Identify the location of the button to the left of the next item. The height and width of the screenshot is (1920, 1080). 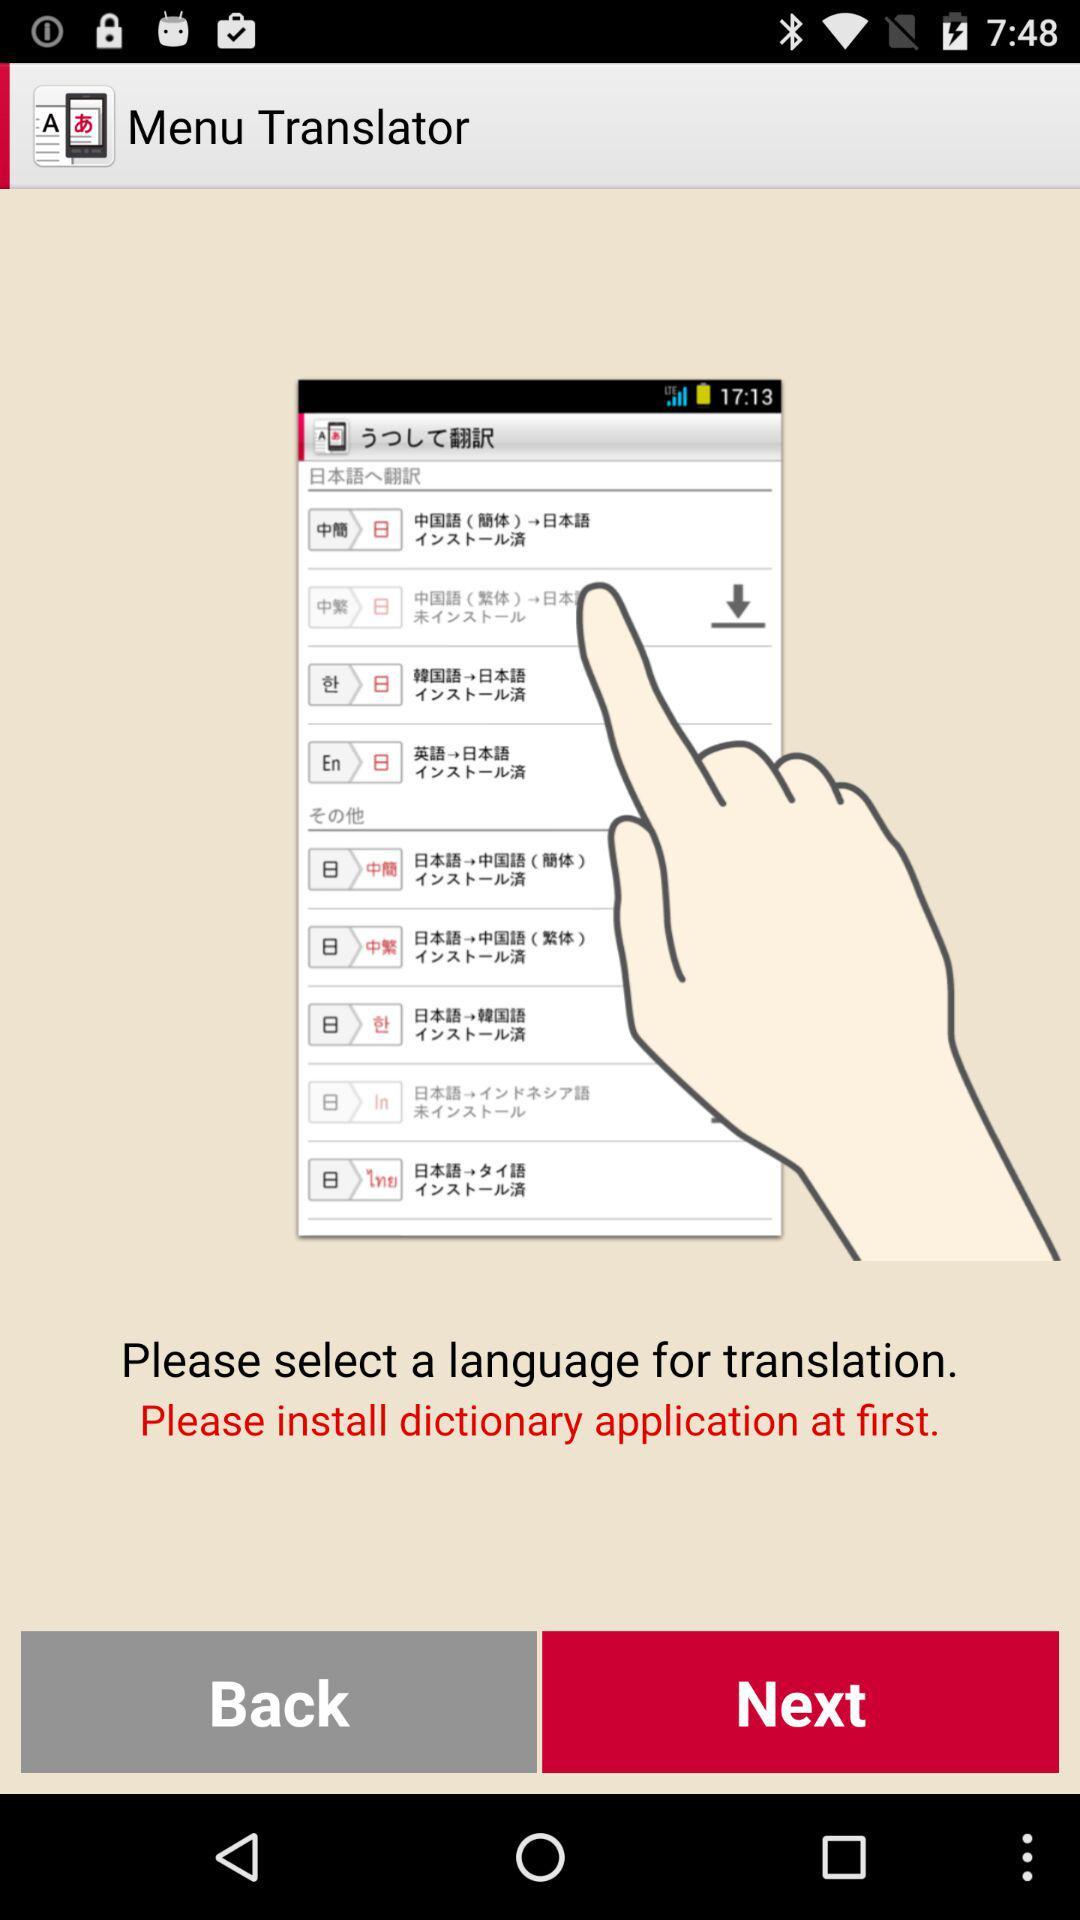
(278, 1701).